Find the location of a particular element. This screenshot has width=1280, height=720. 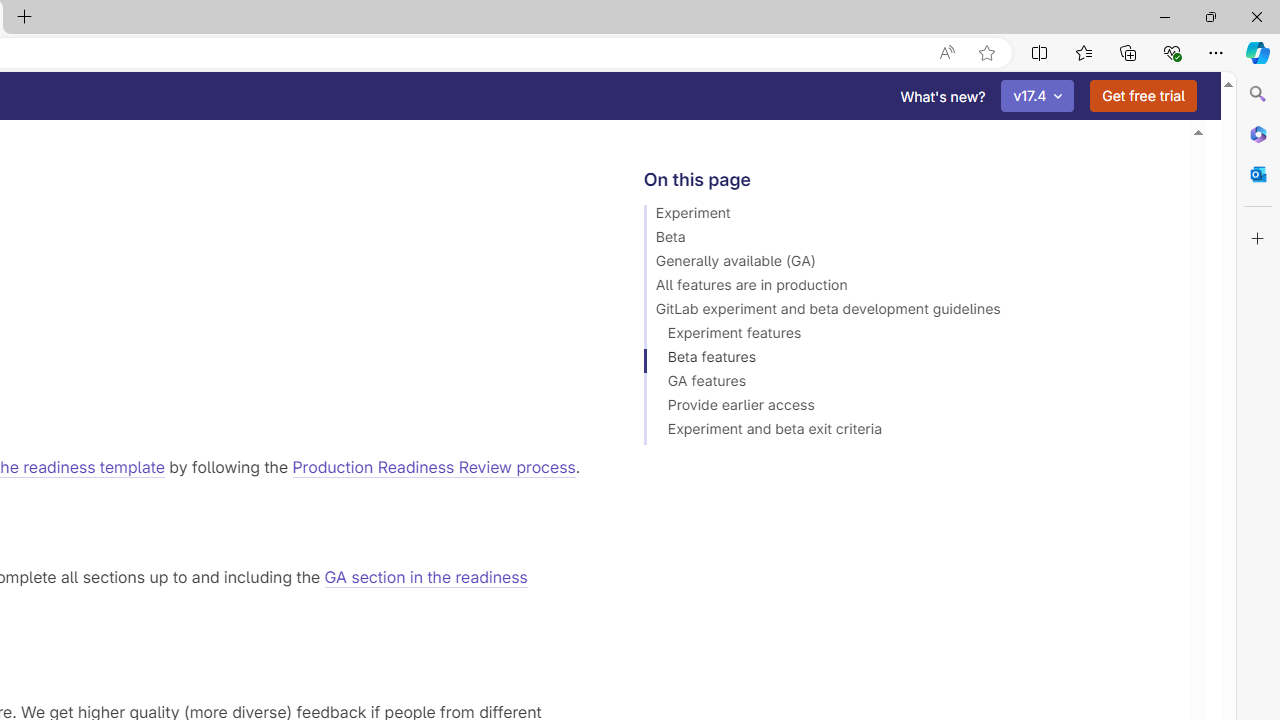

'Generally available (GA)' is located at coordinates (907, 263).